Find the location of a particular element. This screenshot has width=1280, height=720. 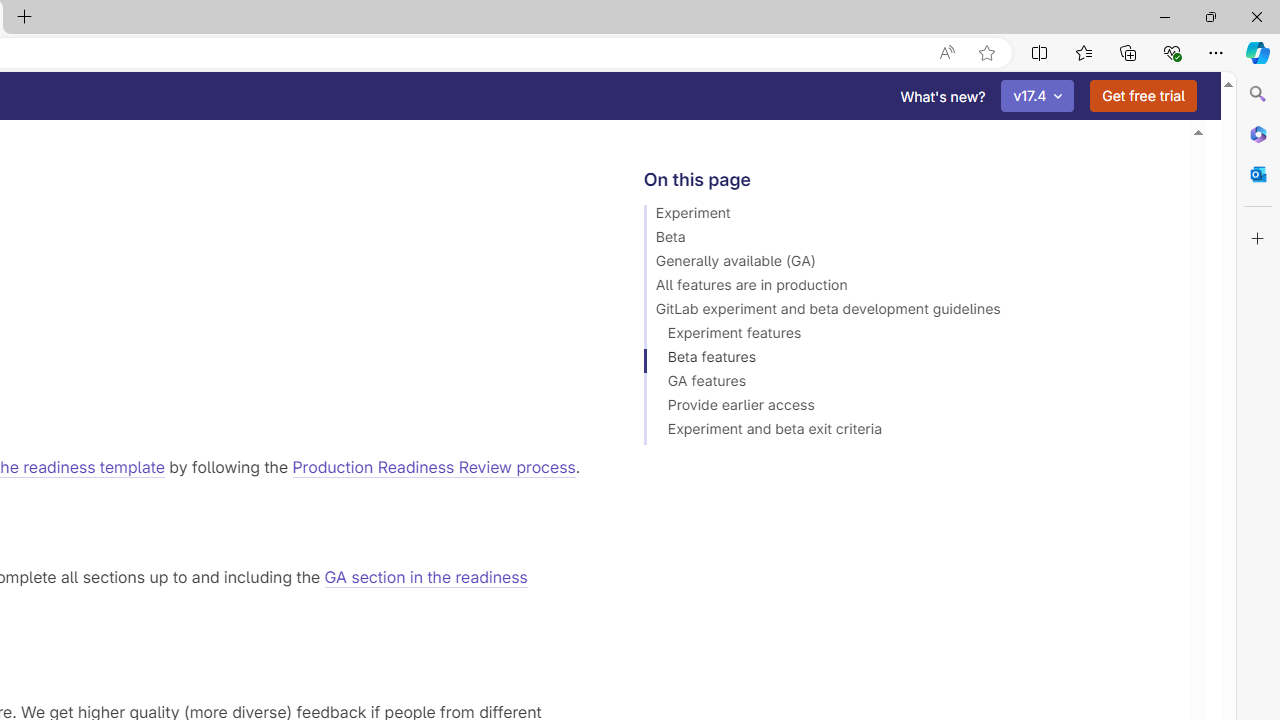

'Generally available (GA)' is located at coordinates (907, 263).